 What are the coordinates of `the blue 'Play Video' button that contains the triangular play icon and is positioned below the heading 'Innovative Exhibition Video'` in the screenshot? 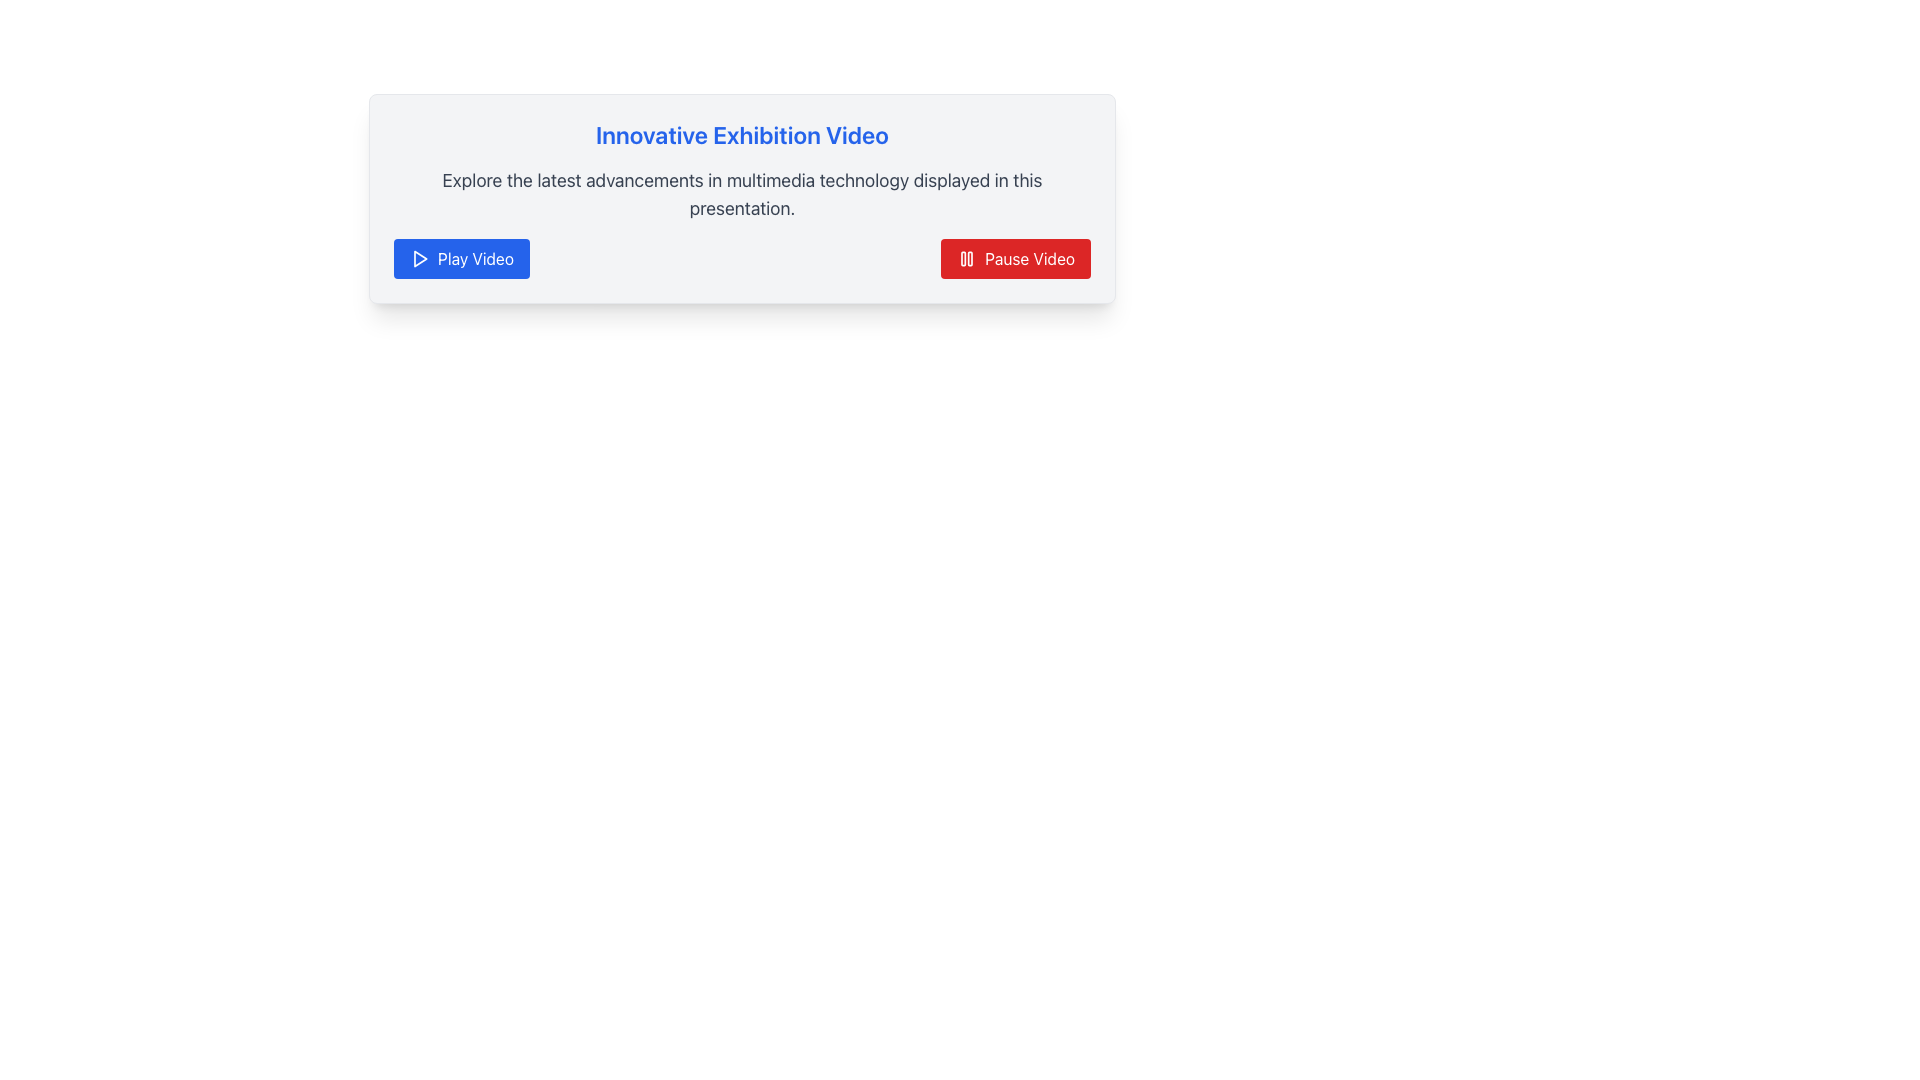 It's located at (419, 257).